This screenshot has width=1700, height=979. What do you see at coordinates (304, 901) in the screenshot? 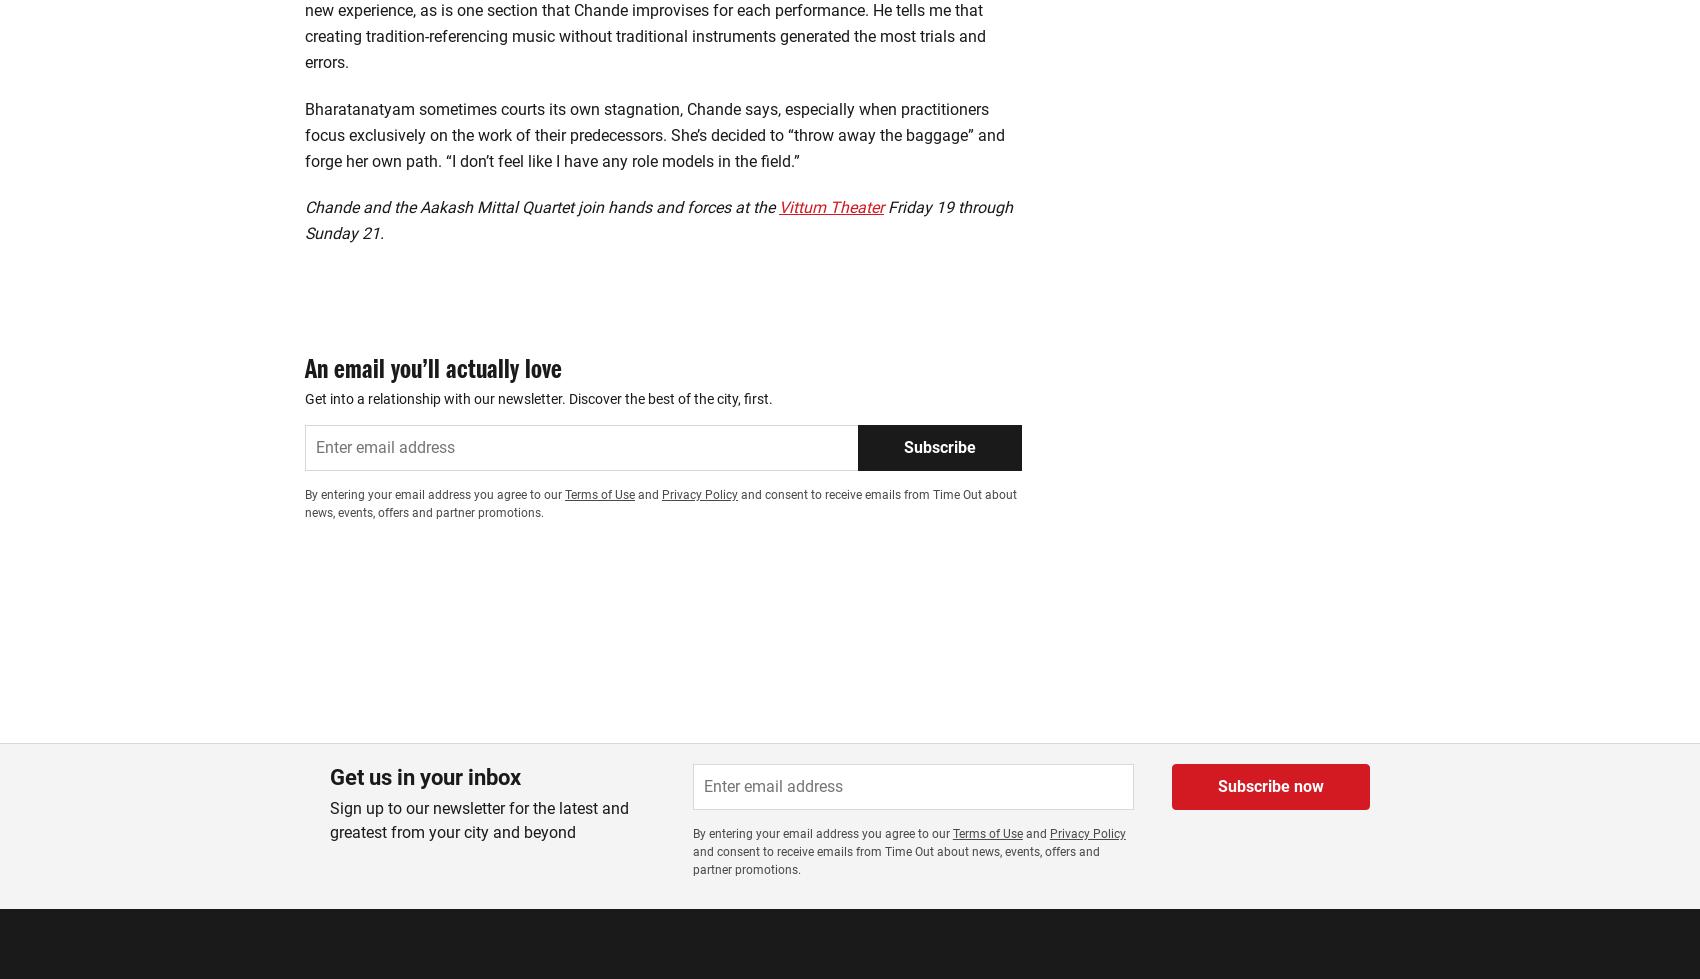
I see `'About us'` at bounding box center [304, 901].